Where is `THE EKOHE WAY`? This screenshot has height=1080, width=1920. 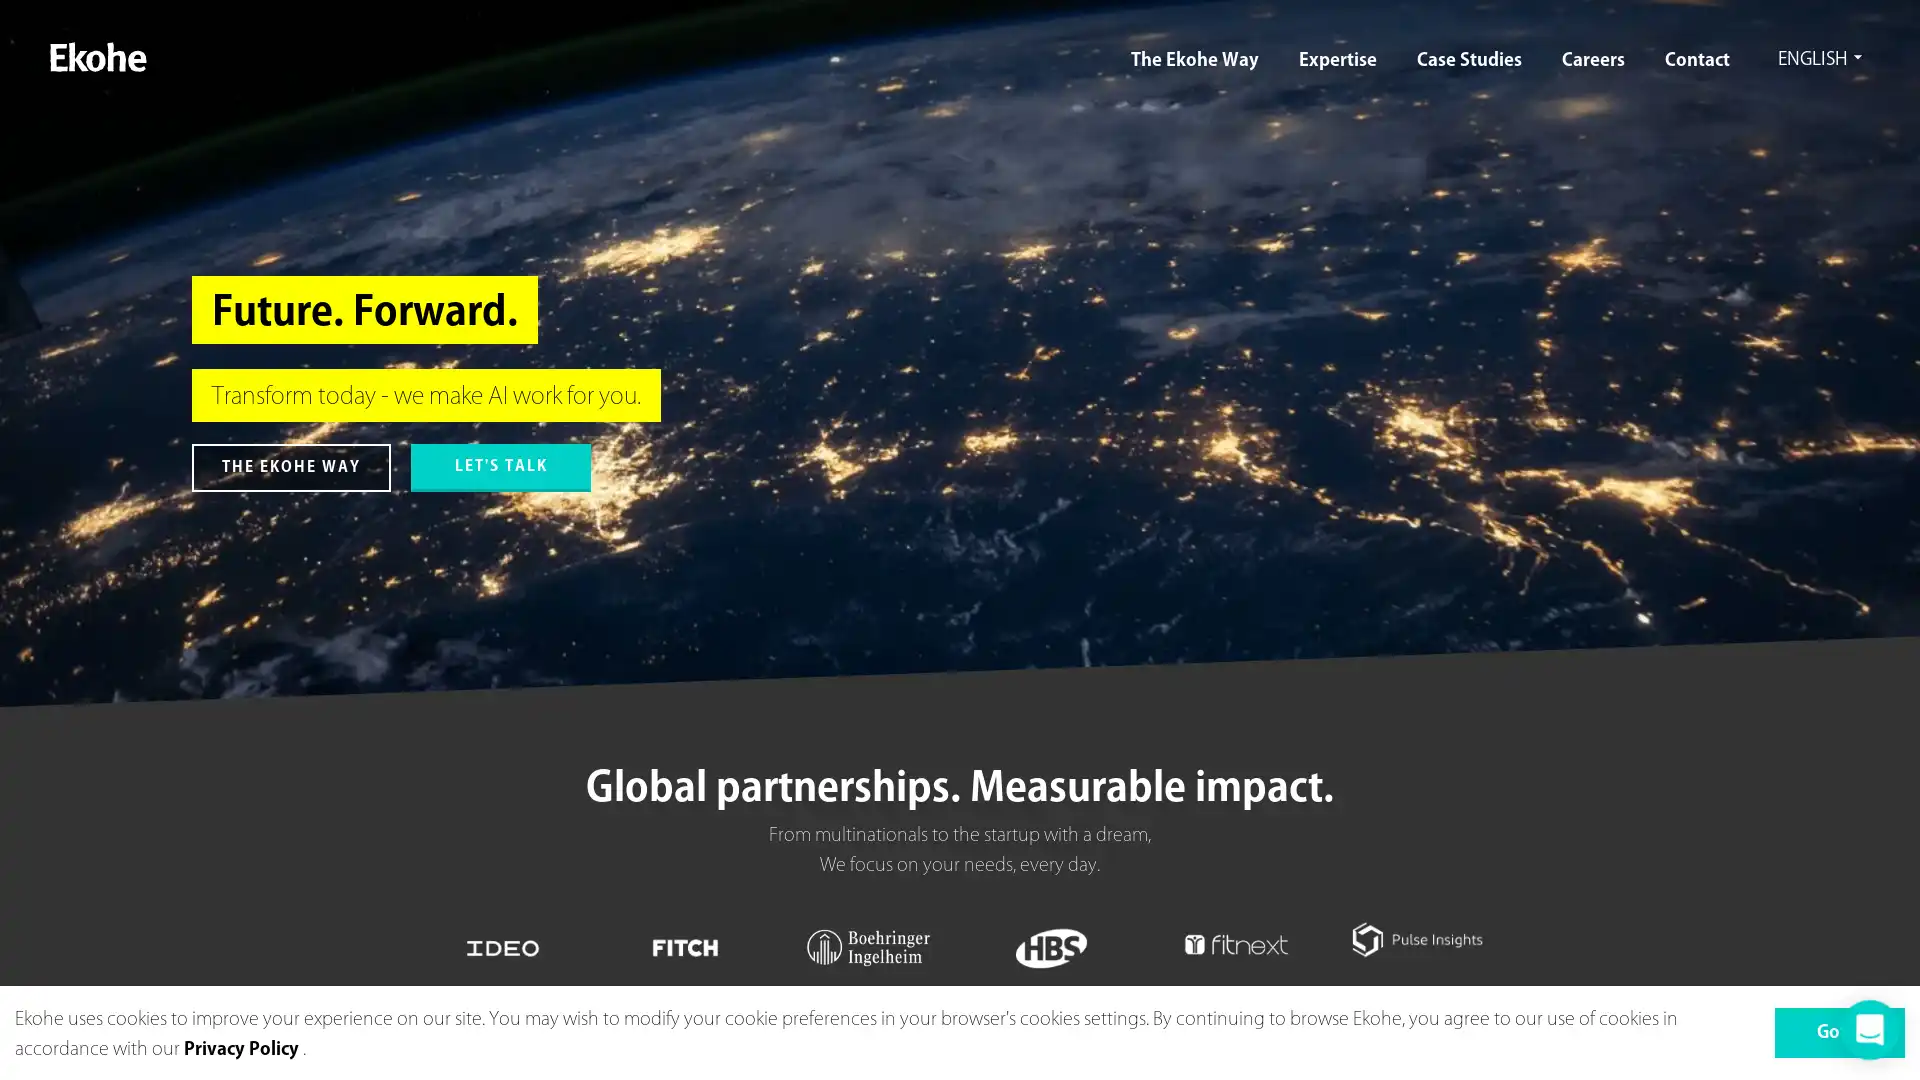 THE EKOHE WAY is located at coordinates (290, 467).